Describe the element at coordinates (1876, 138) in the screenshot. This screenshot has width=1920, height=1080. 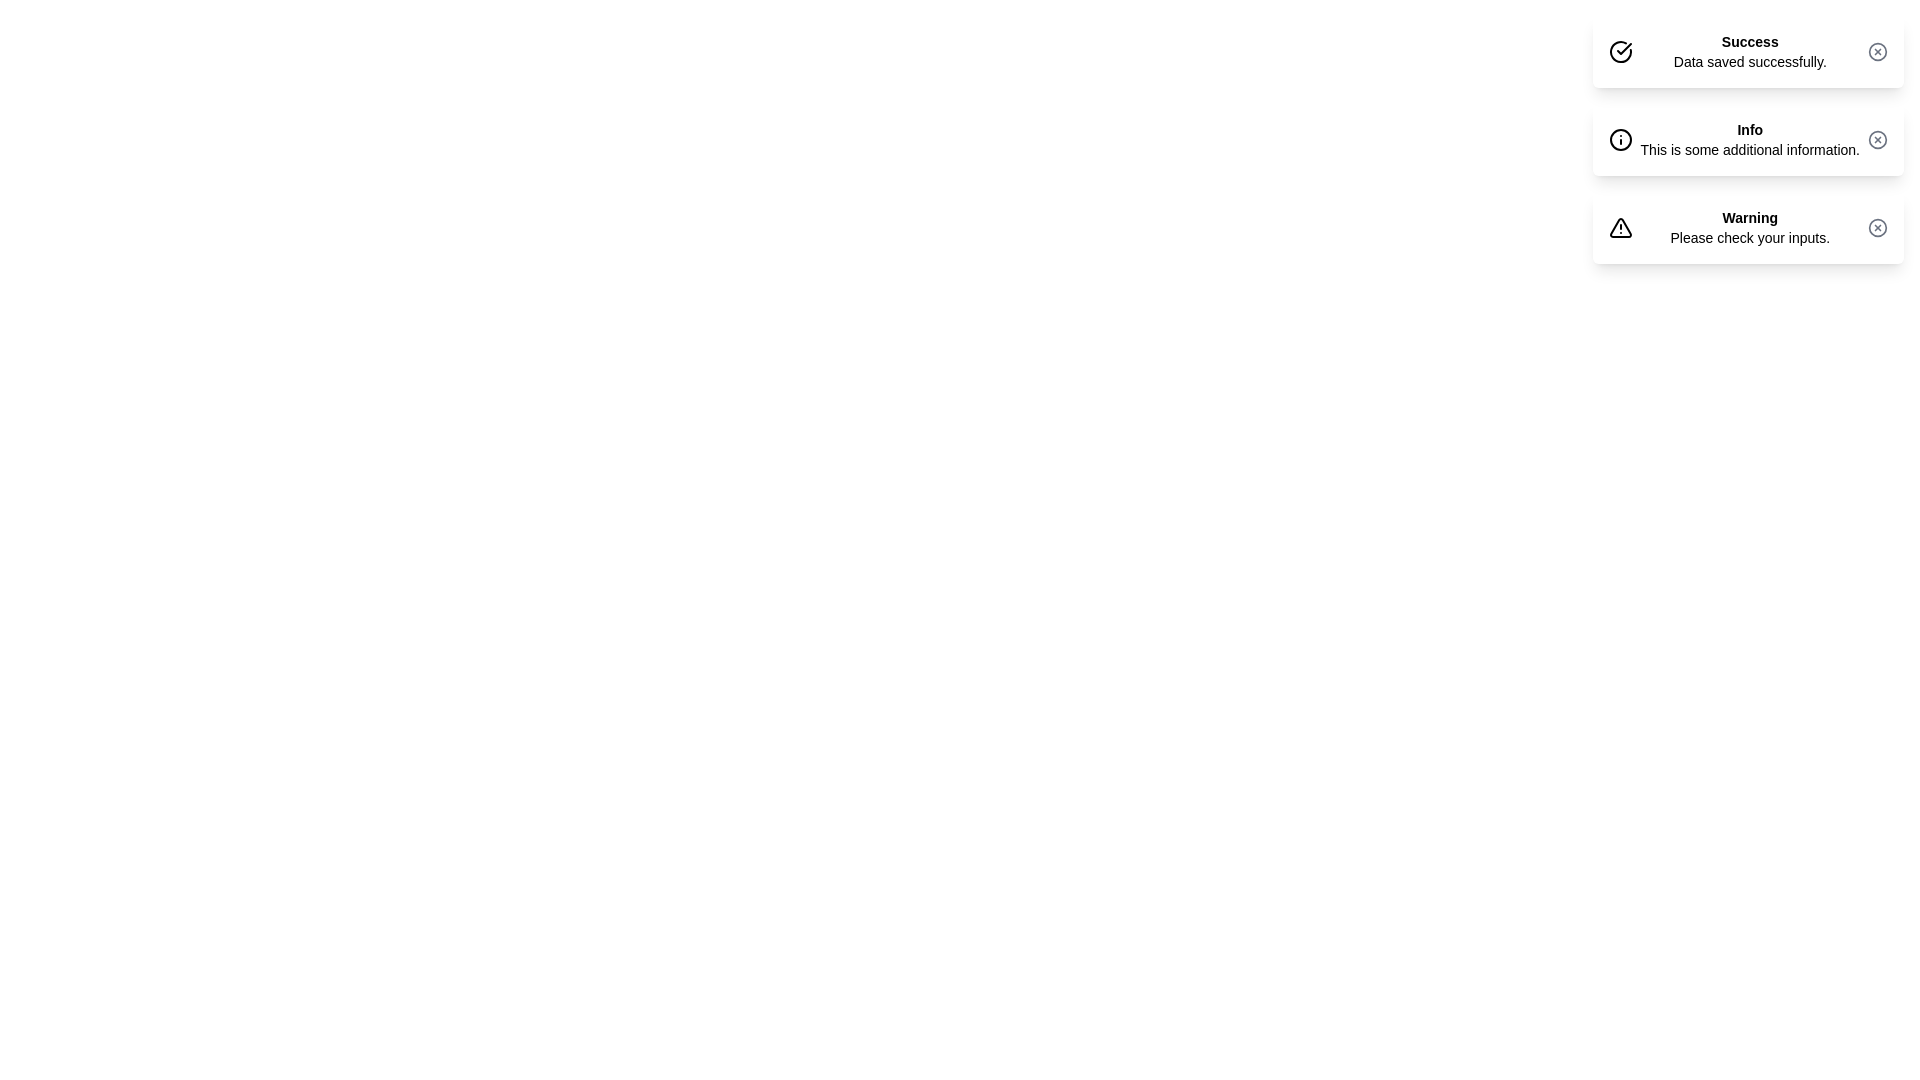
I see `the close button icon represented by a circular shape with a diagonal cross, located in the top-right corner of the 'Info' pop-up notification card` at that location.